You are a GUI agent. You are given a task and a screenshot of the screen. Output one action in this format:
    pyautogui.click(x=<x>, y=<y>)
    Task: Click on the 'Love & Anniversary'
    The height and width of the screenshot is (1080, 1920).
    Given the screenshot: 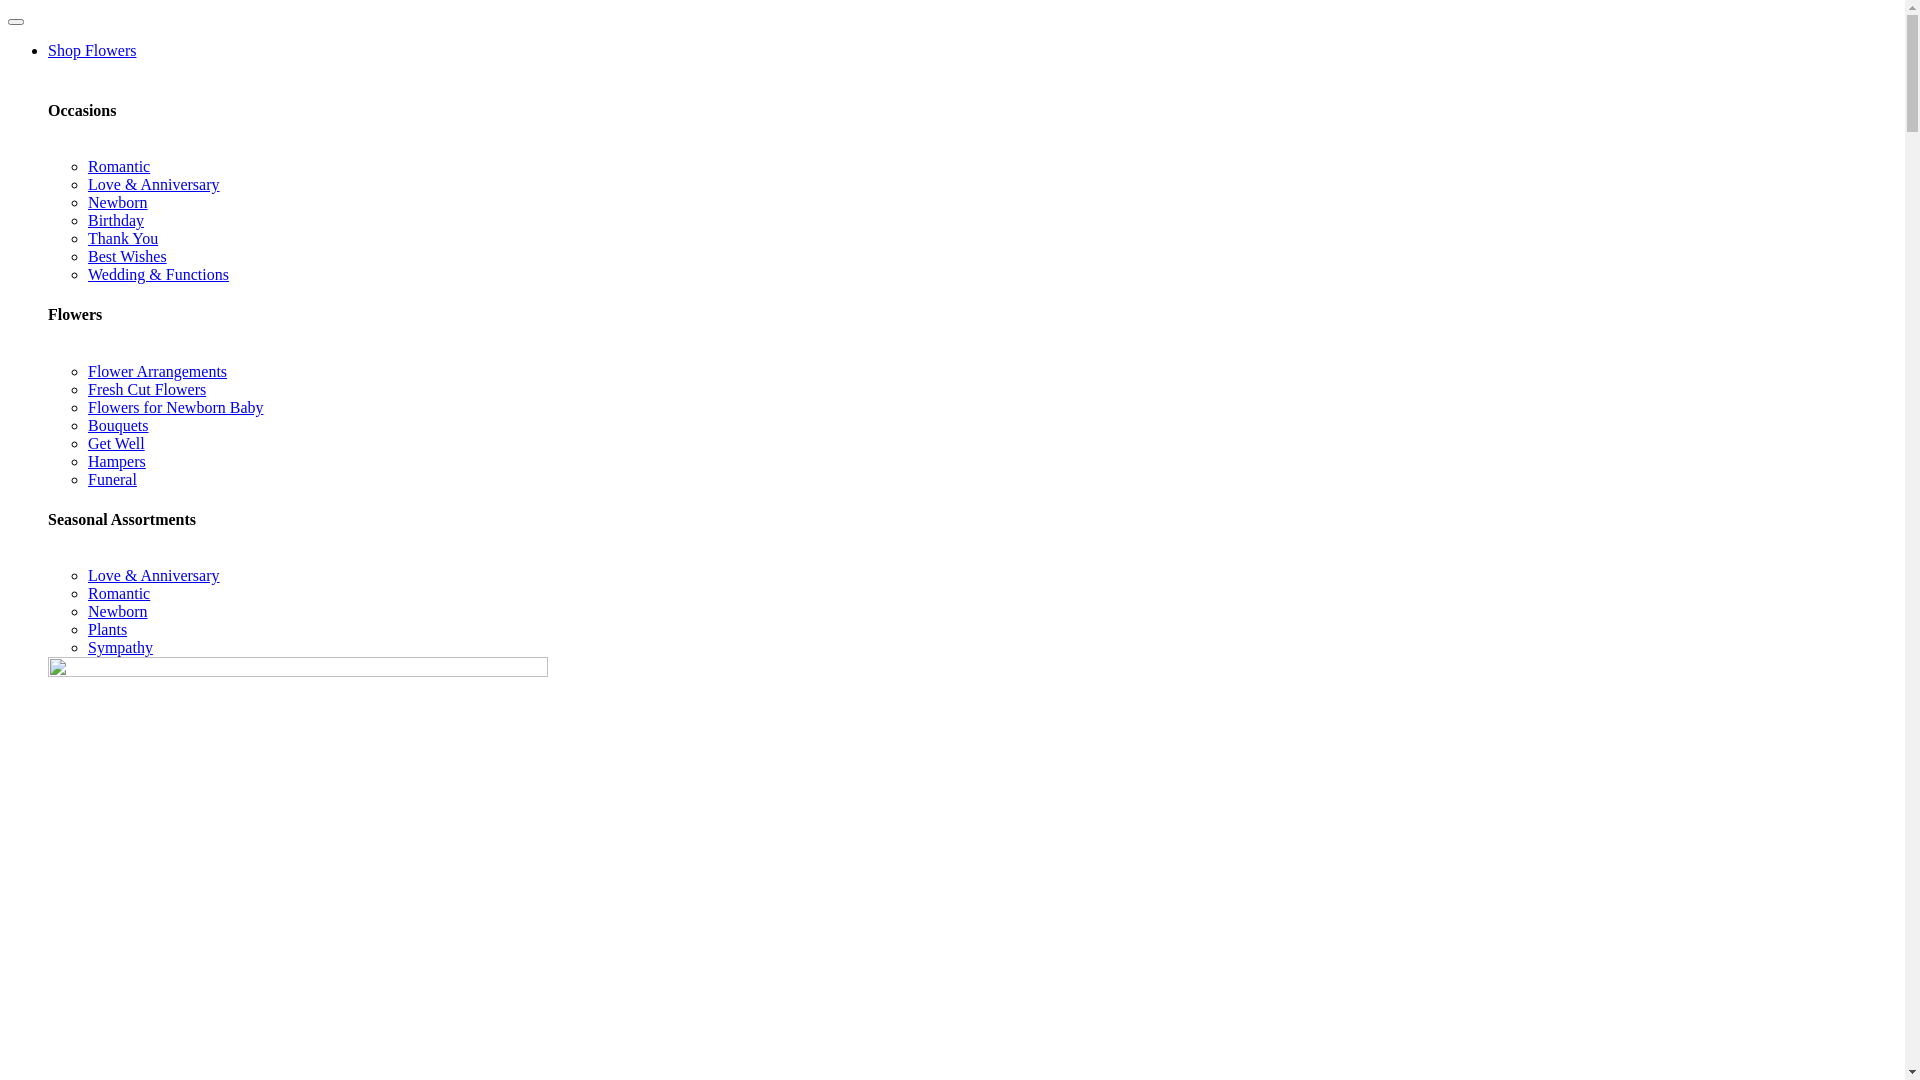 What is the action you would take?
    pyautogui.click(x=152, y=575)
    